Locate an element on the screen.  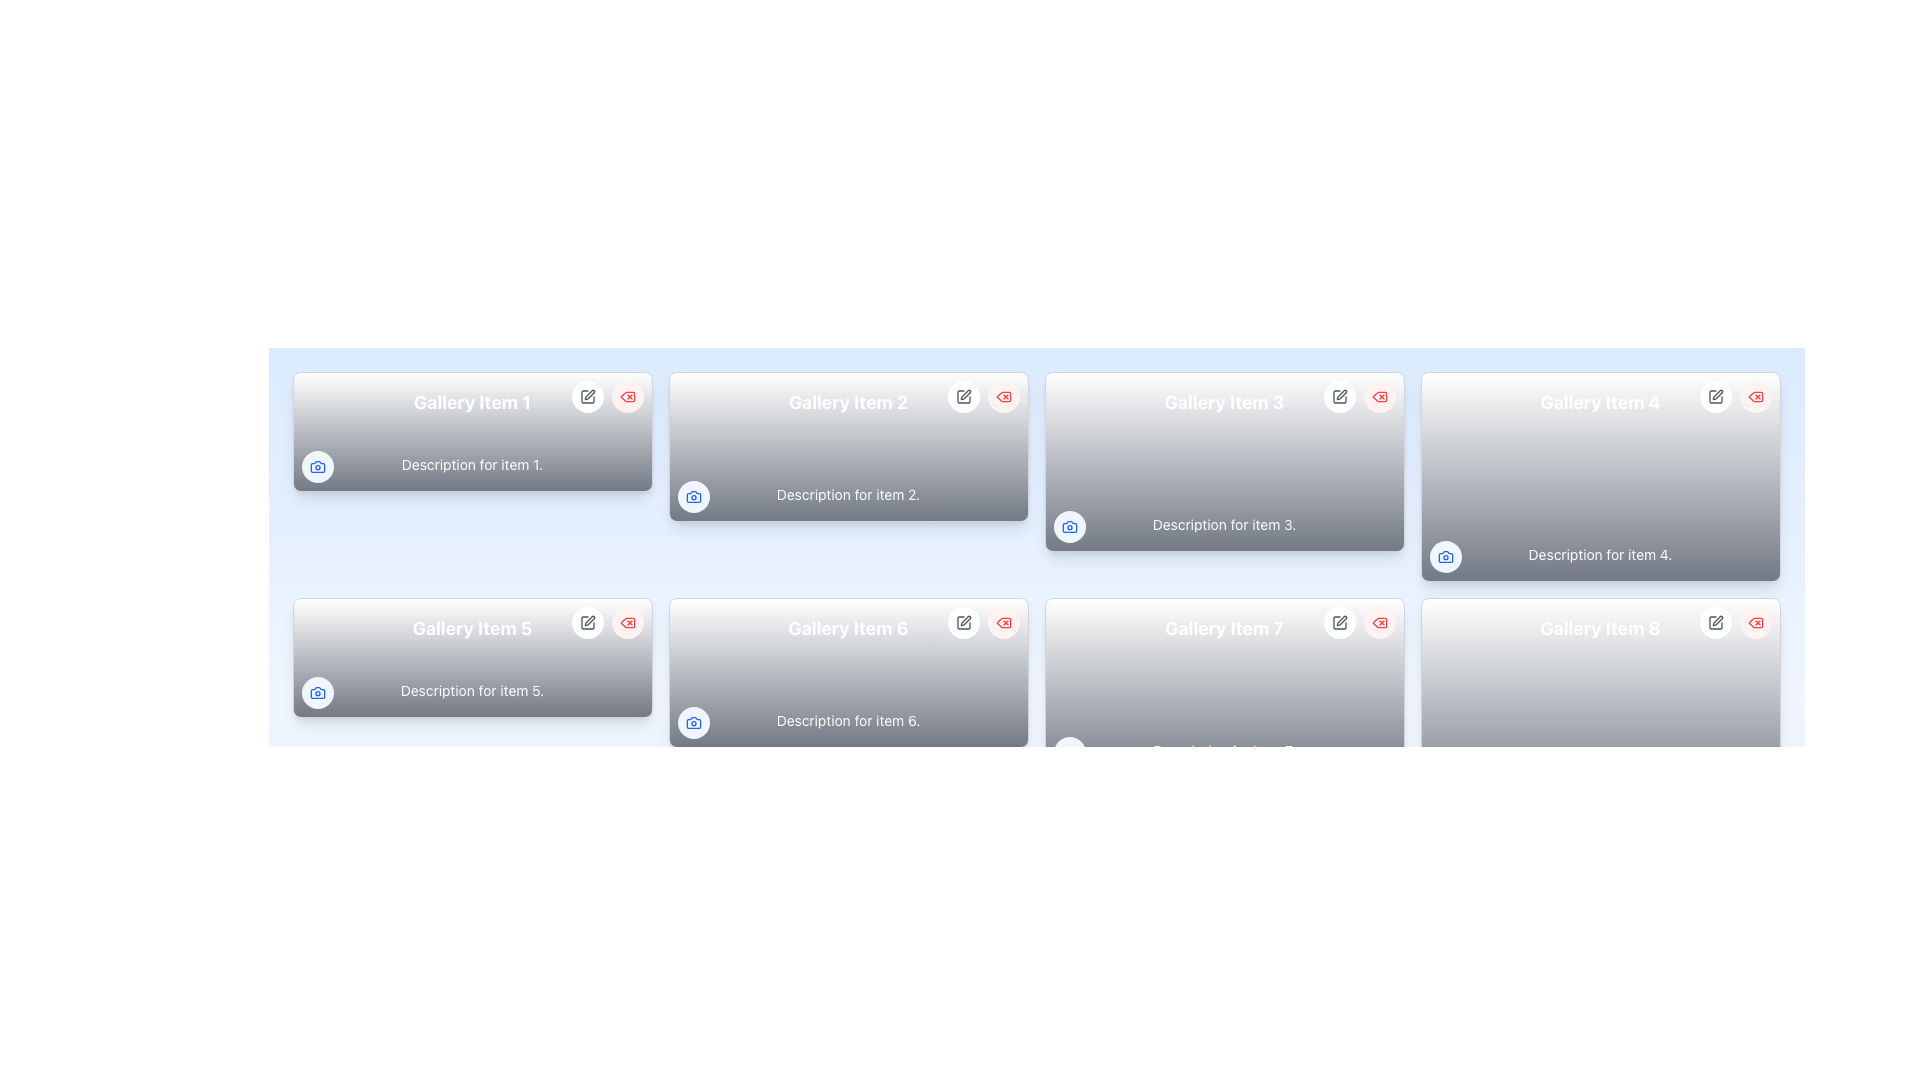
the content of the Informational display panel for 'Gallery Item 8', which is located on the second row and fourth column of the grid, adjacent to 'Gallery Item 7' is located at coordinates (1600, 701).